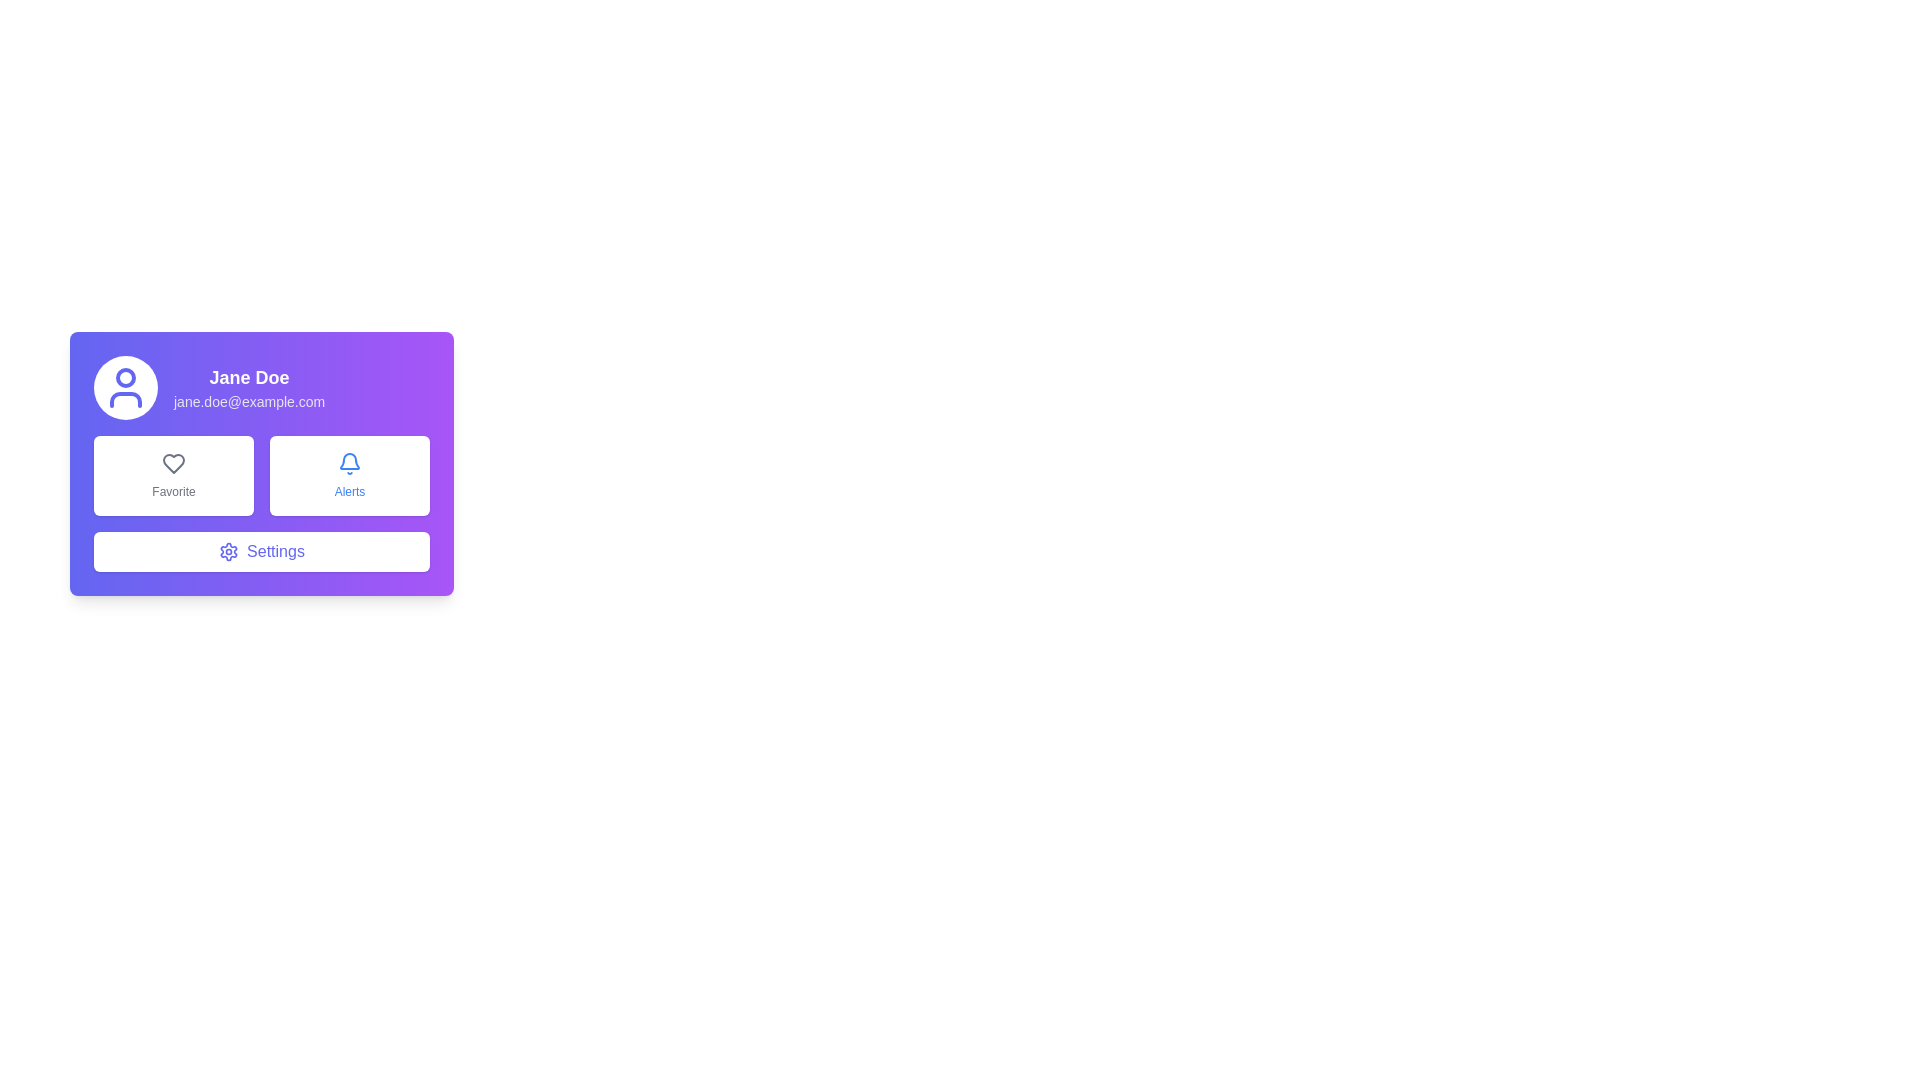  What do you see at coordinates (350, 492) in the screenshot?
I see `the Text label that describes the bell icon related to 'alerts', located in the bottom-right quadrant of the card structure` at bounding box center [350, 492].